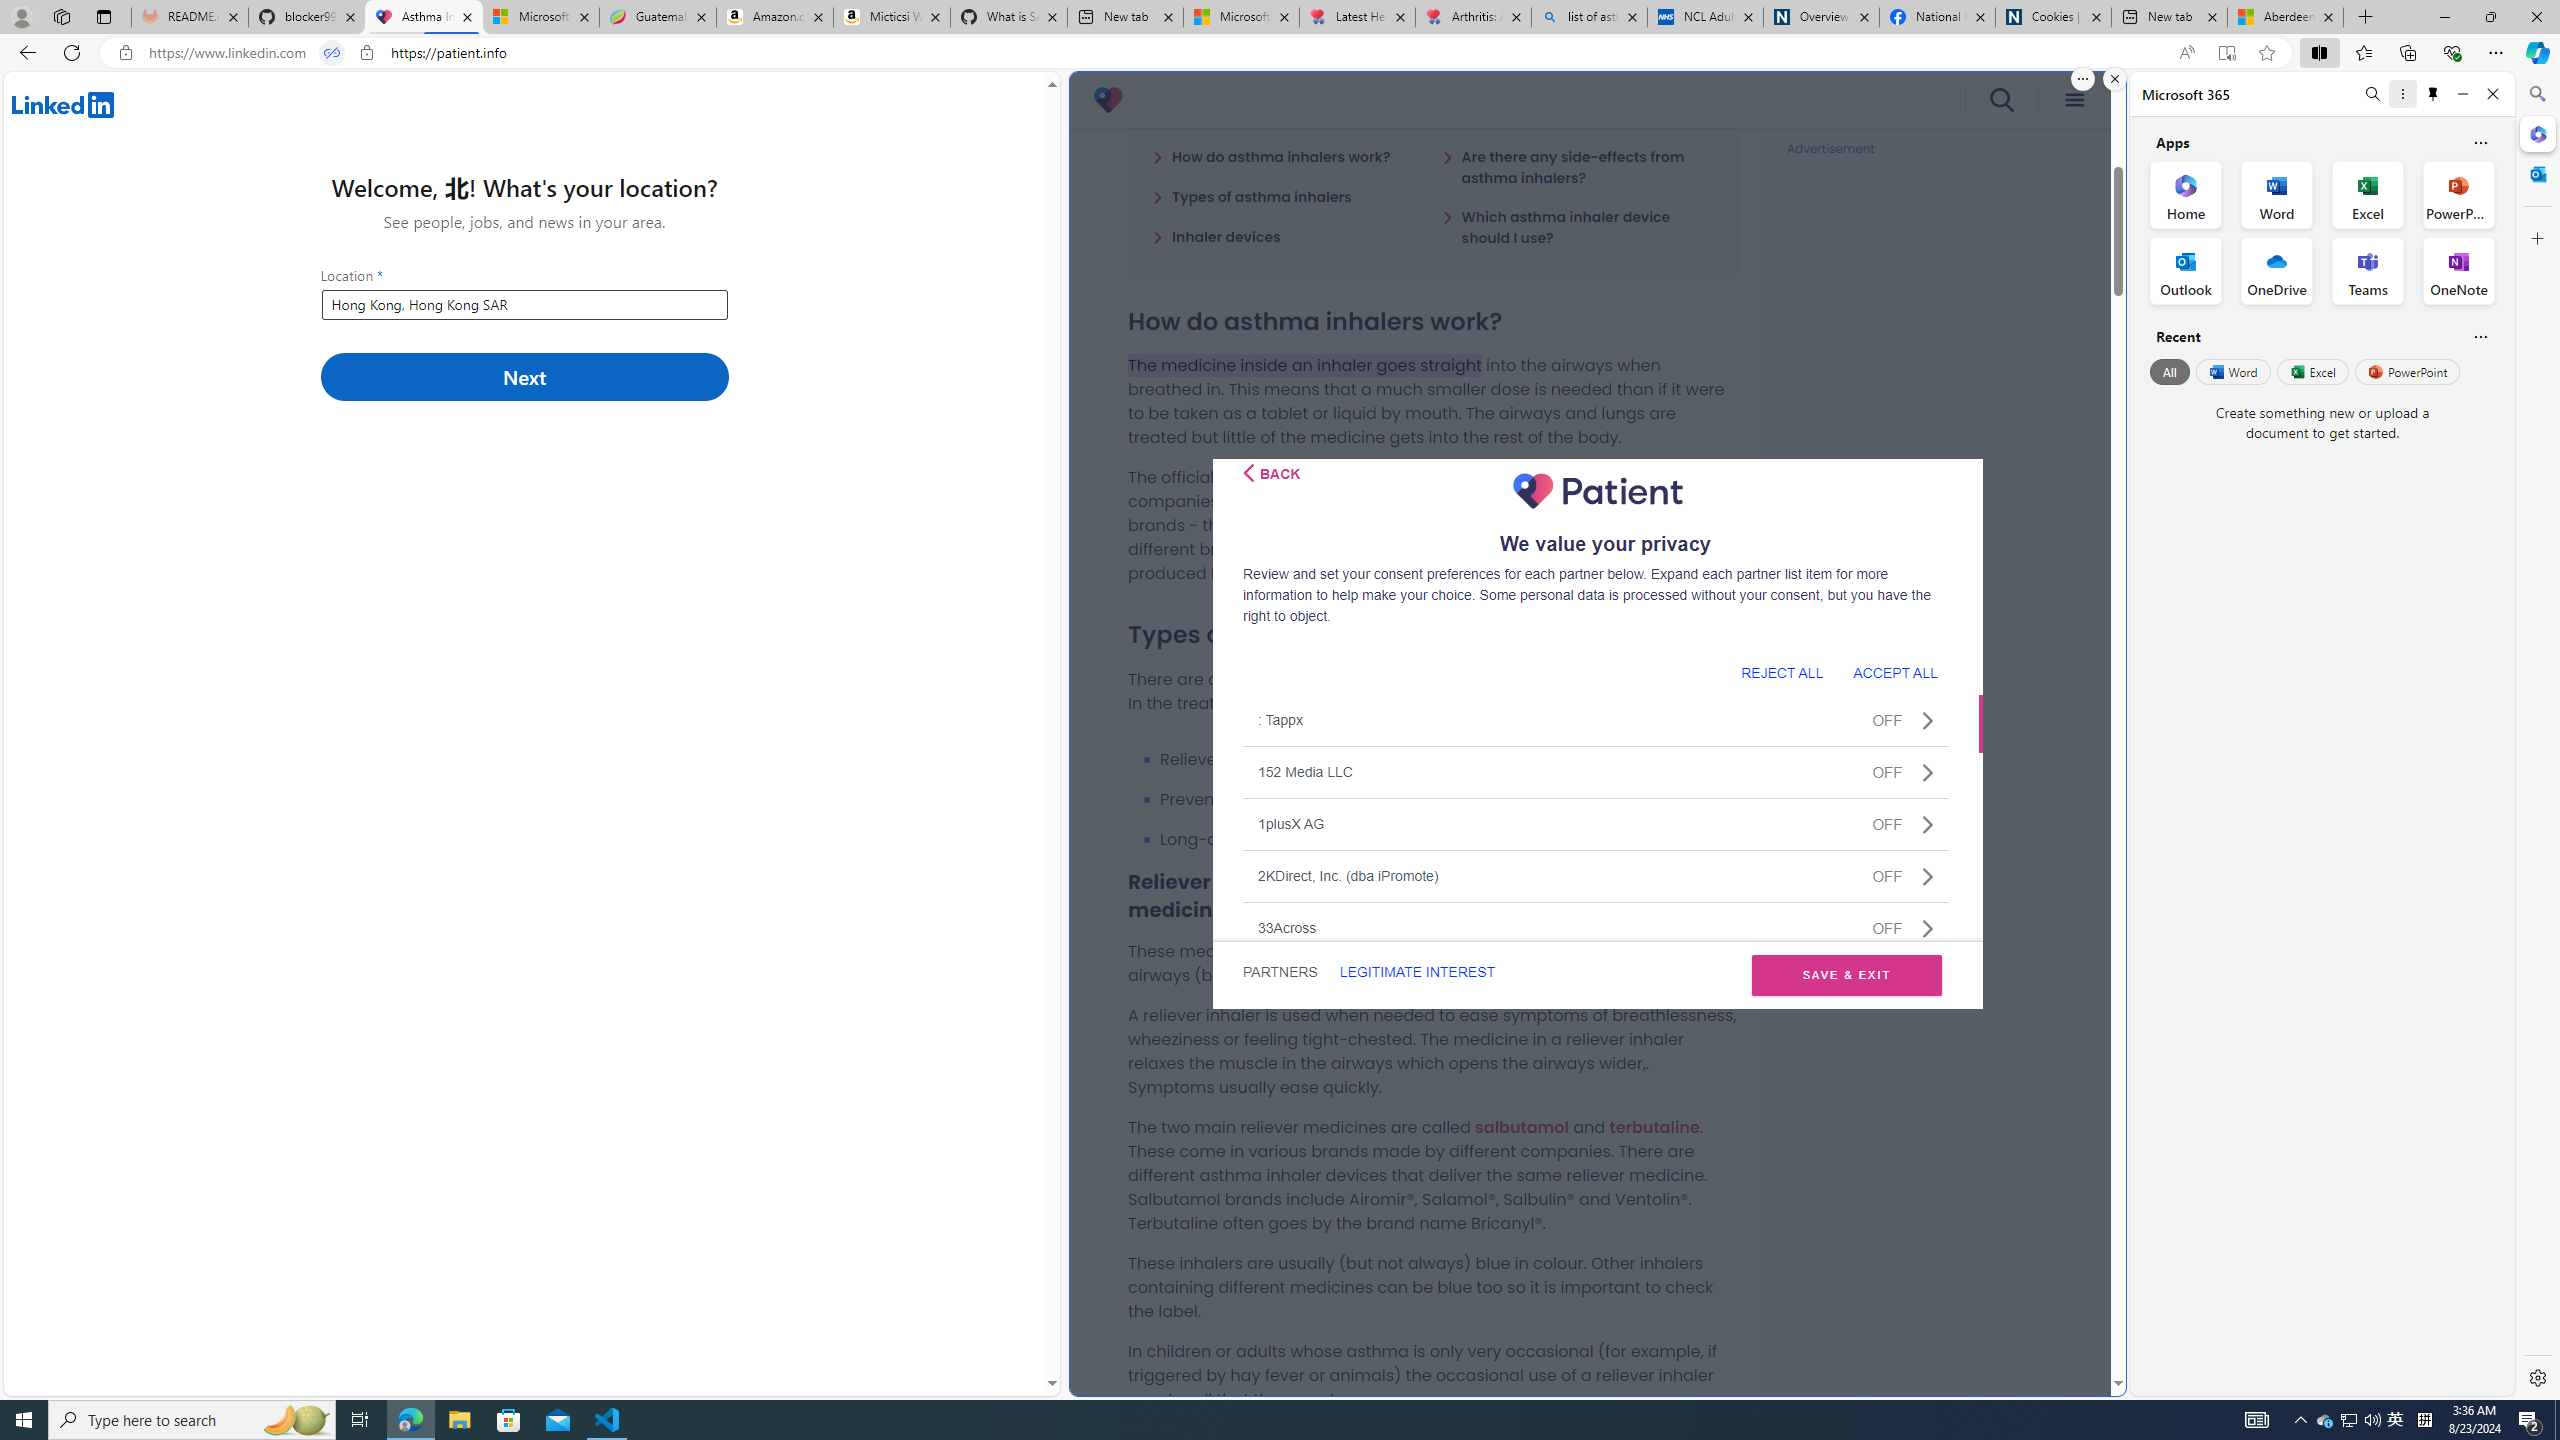  What do you see at coordinates (1927, 927) in the screenshot?
I see `'Class: css-jswnc6'` at bounding box center [1927, 927].